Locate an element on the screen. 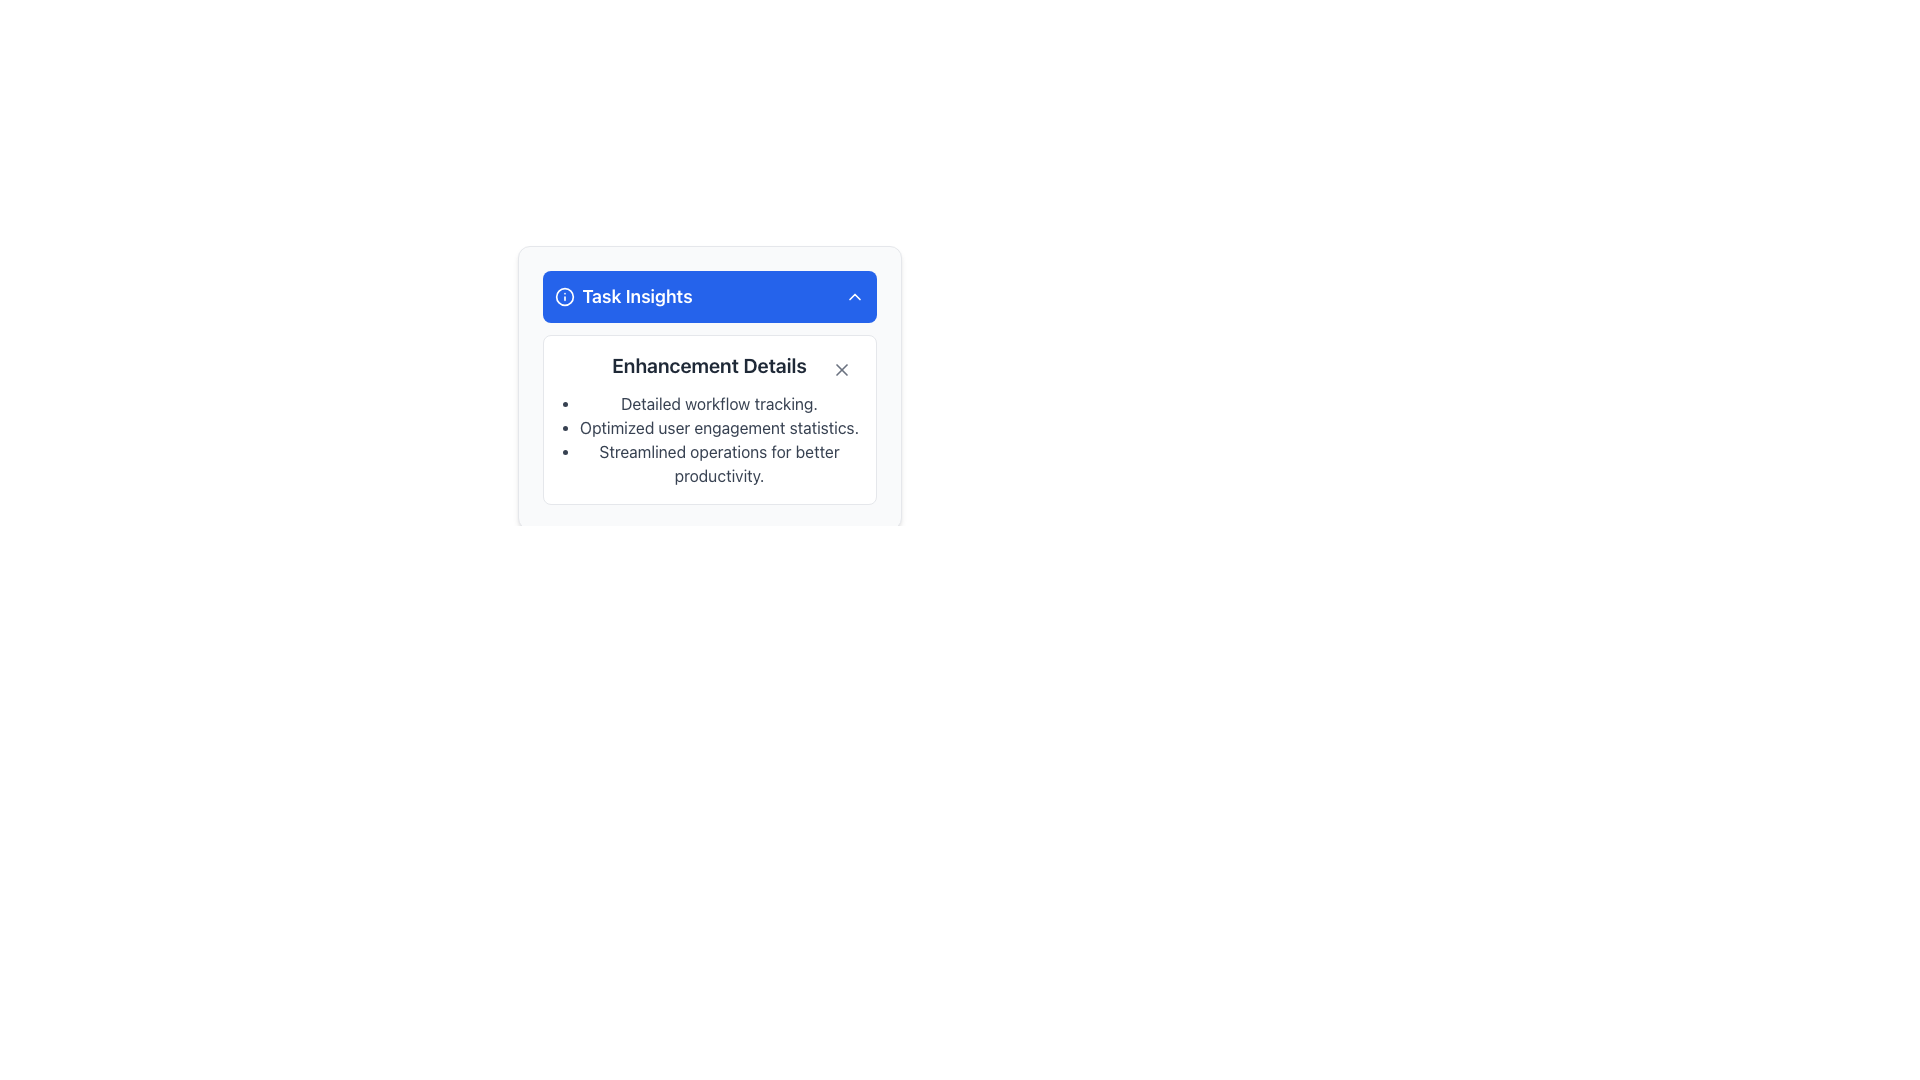 This screenshot has height=1080, width=1920. the close button located in the top-right corner of the 'Enhancement Details' section is located at coordinates (841, 370).